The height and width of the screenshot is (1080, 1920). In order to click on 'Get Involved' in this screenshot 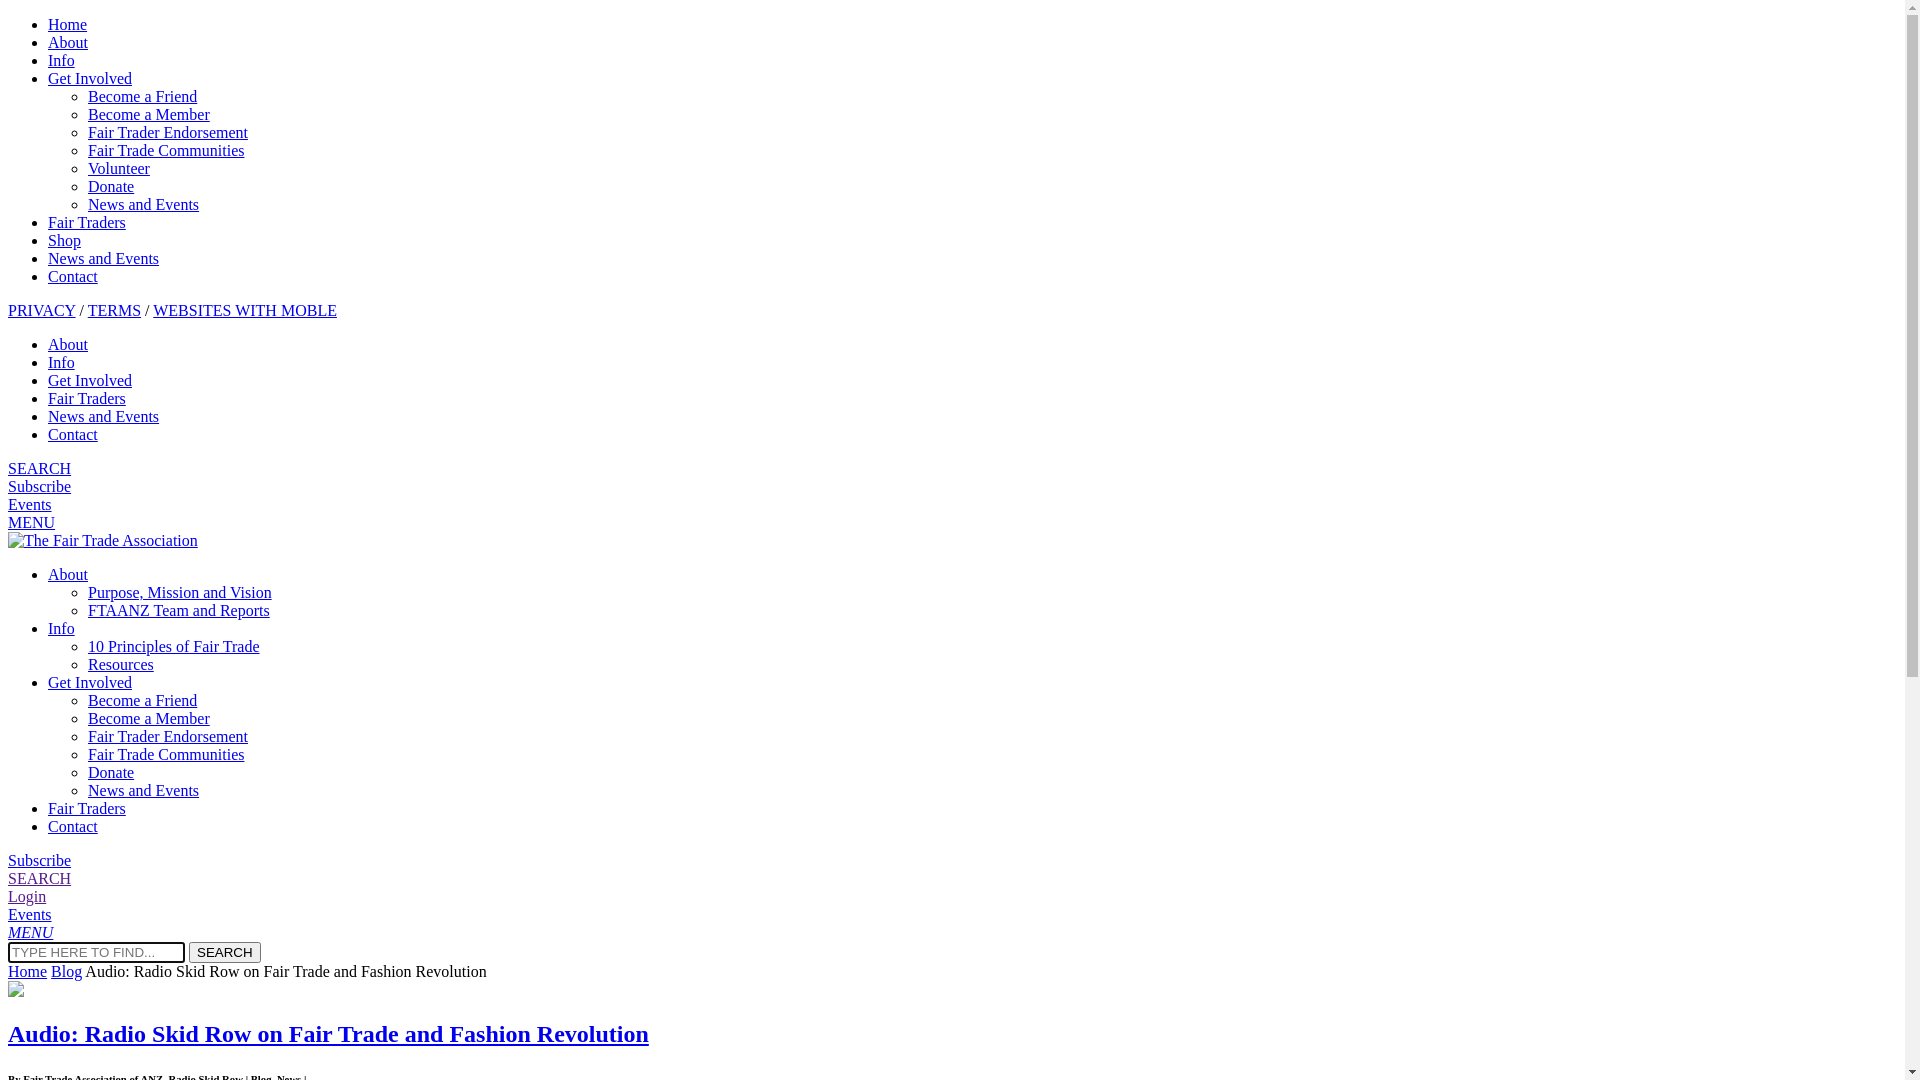, I will do `click(89, 681)`.